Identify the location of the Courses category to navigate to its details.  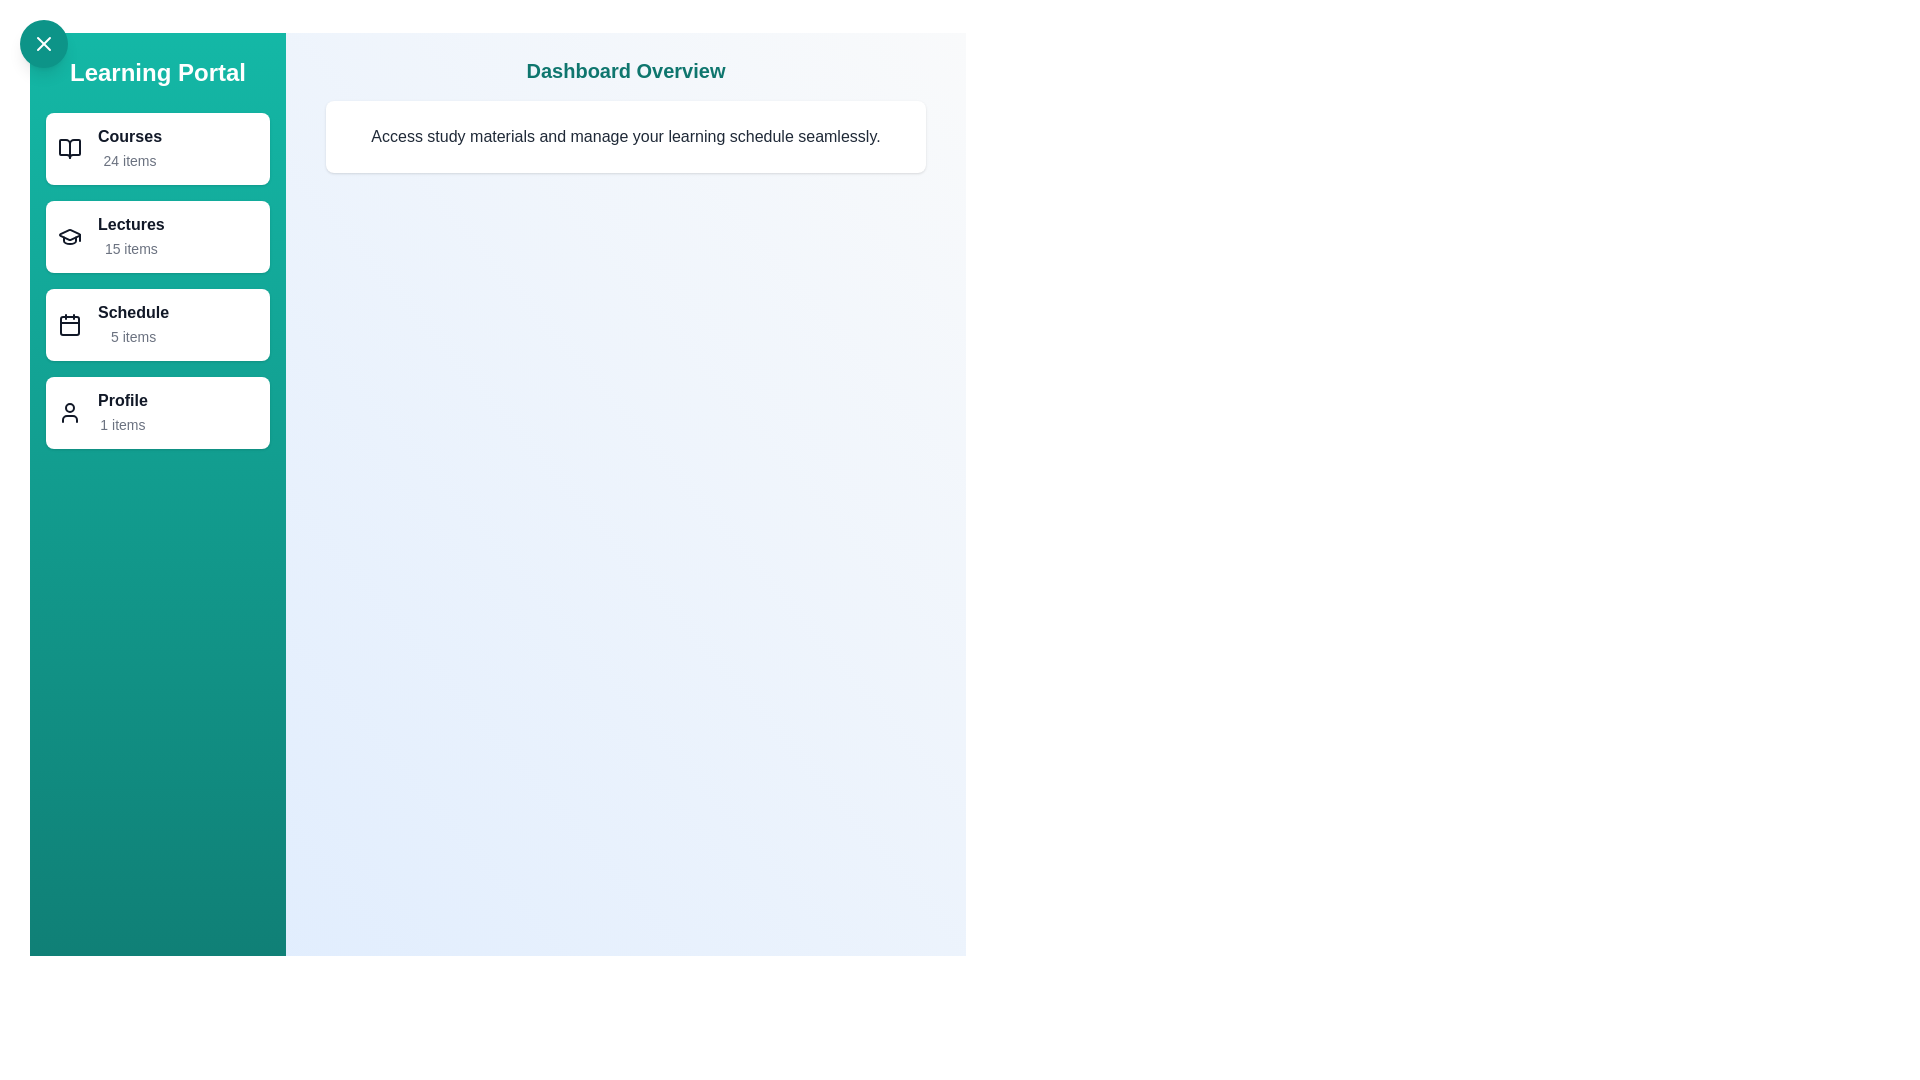
(157, 148).